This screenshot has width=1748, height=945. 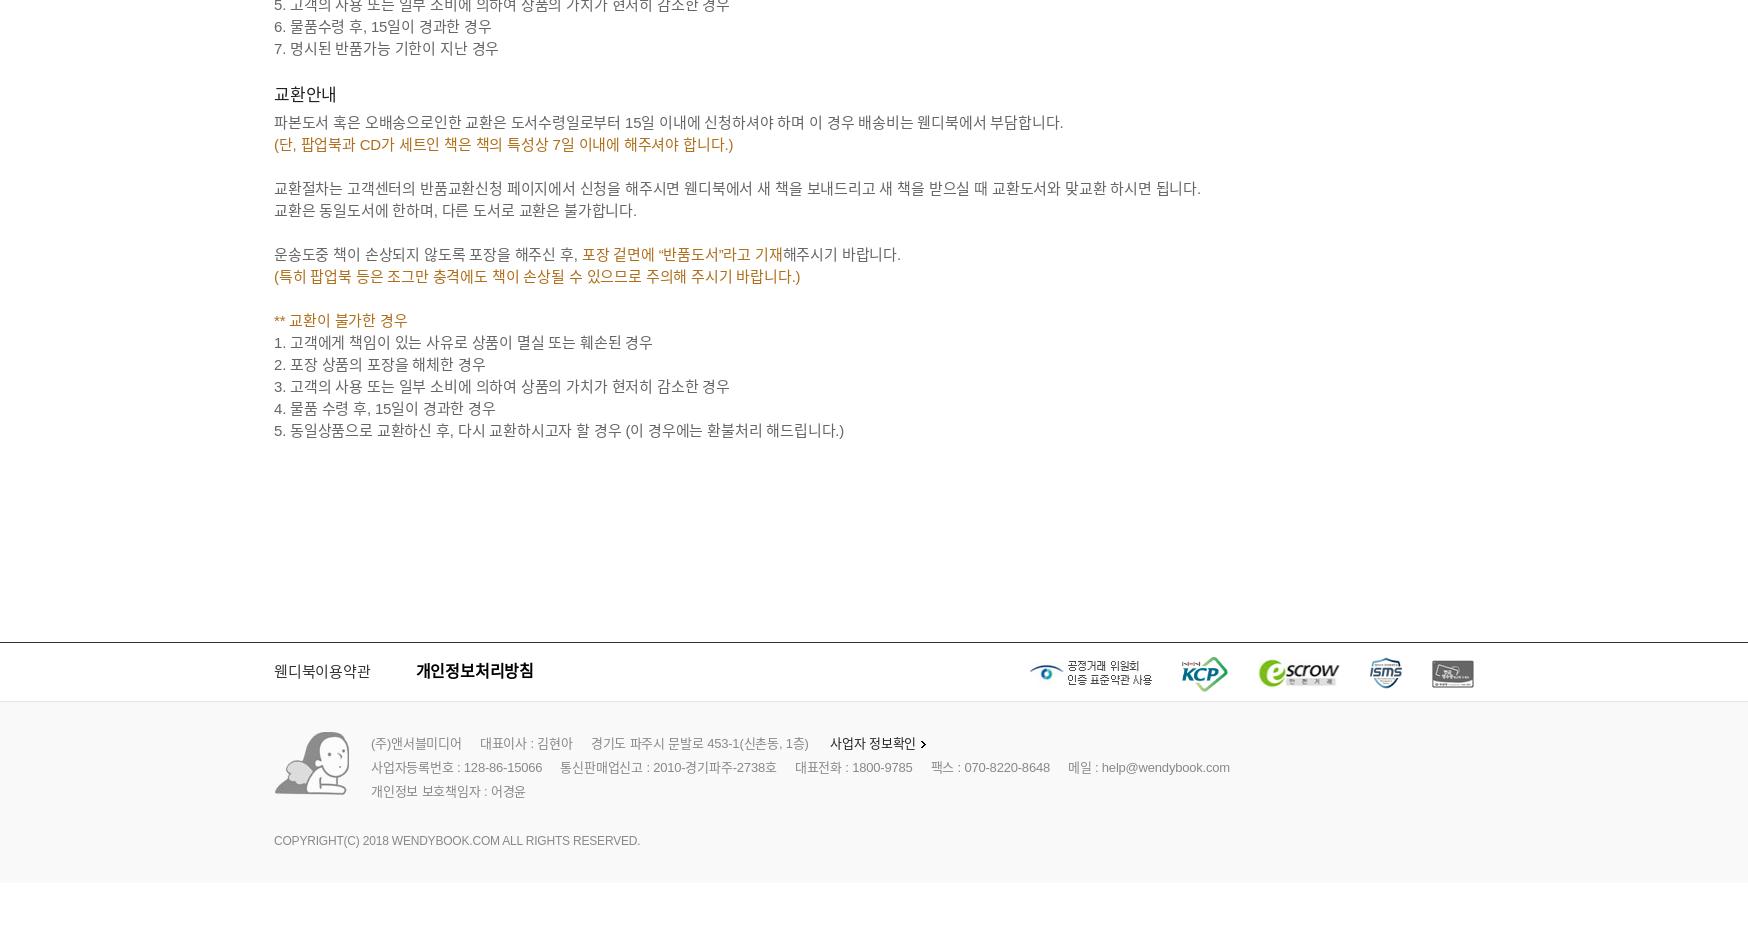 What do you see at coordinates (370, 742) in the screenshot?
I see `'(주)앤서블미디어'` at bounding box center [370, 742].